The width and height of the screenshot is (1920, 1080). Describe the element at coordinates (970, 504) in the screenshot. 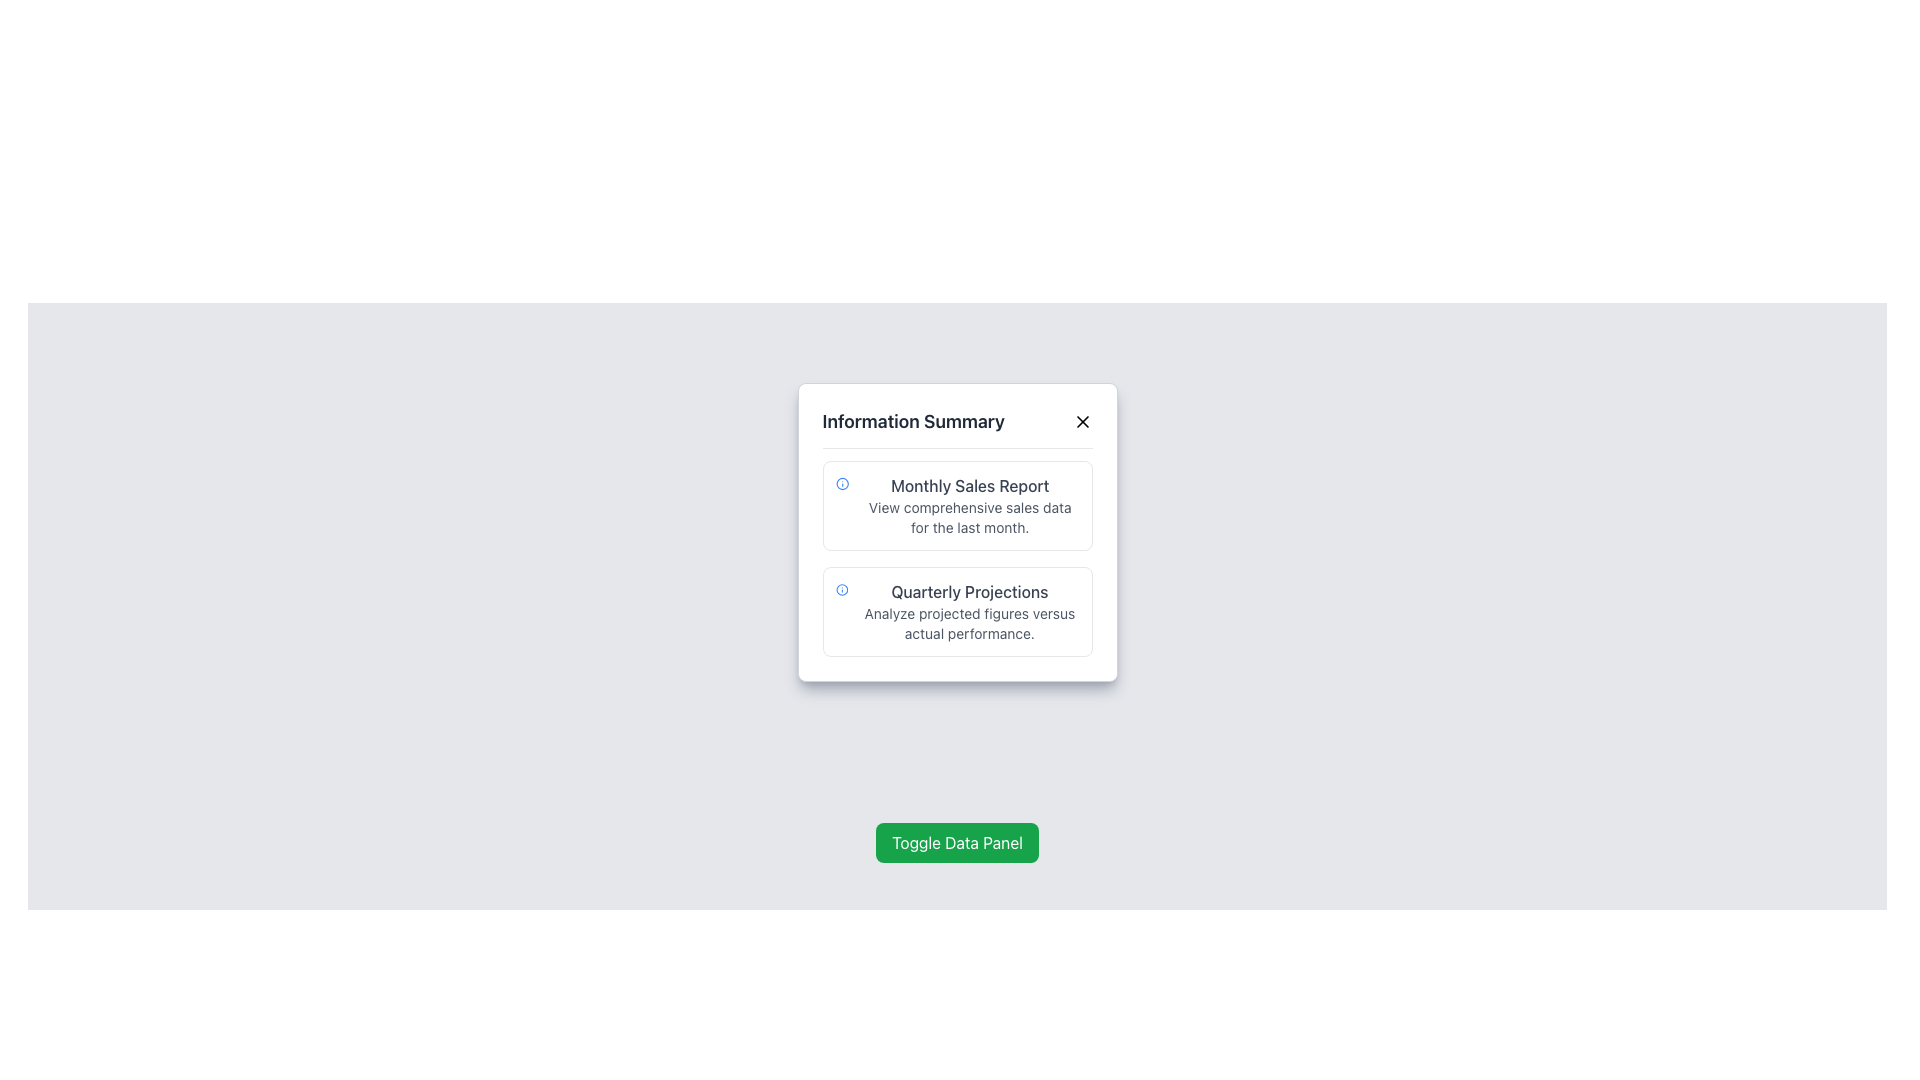

I see `the Label with Description that presents a selectable option for viewing monthly sales data, located in the 'Information Summary' section, positioned at the top-left of the list` at that location.